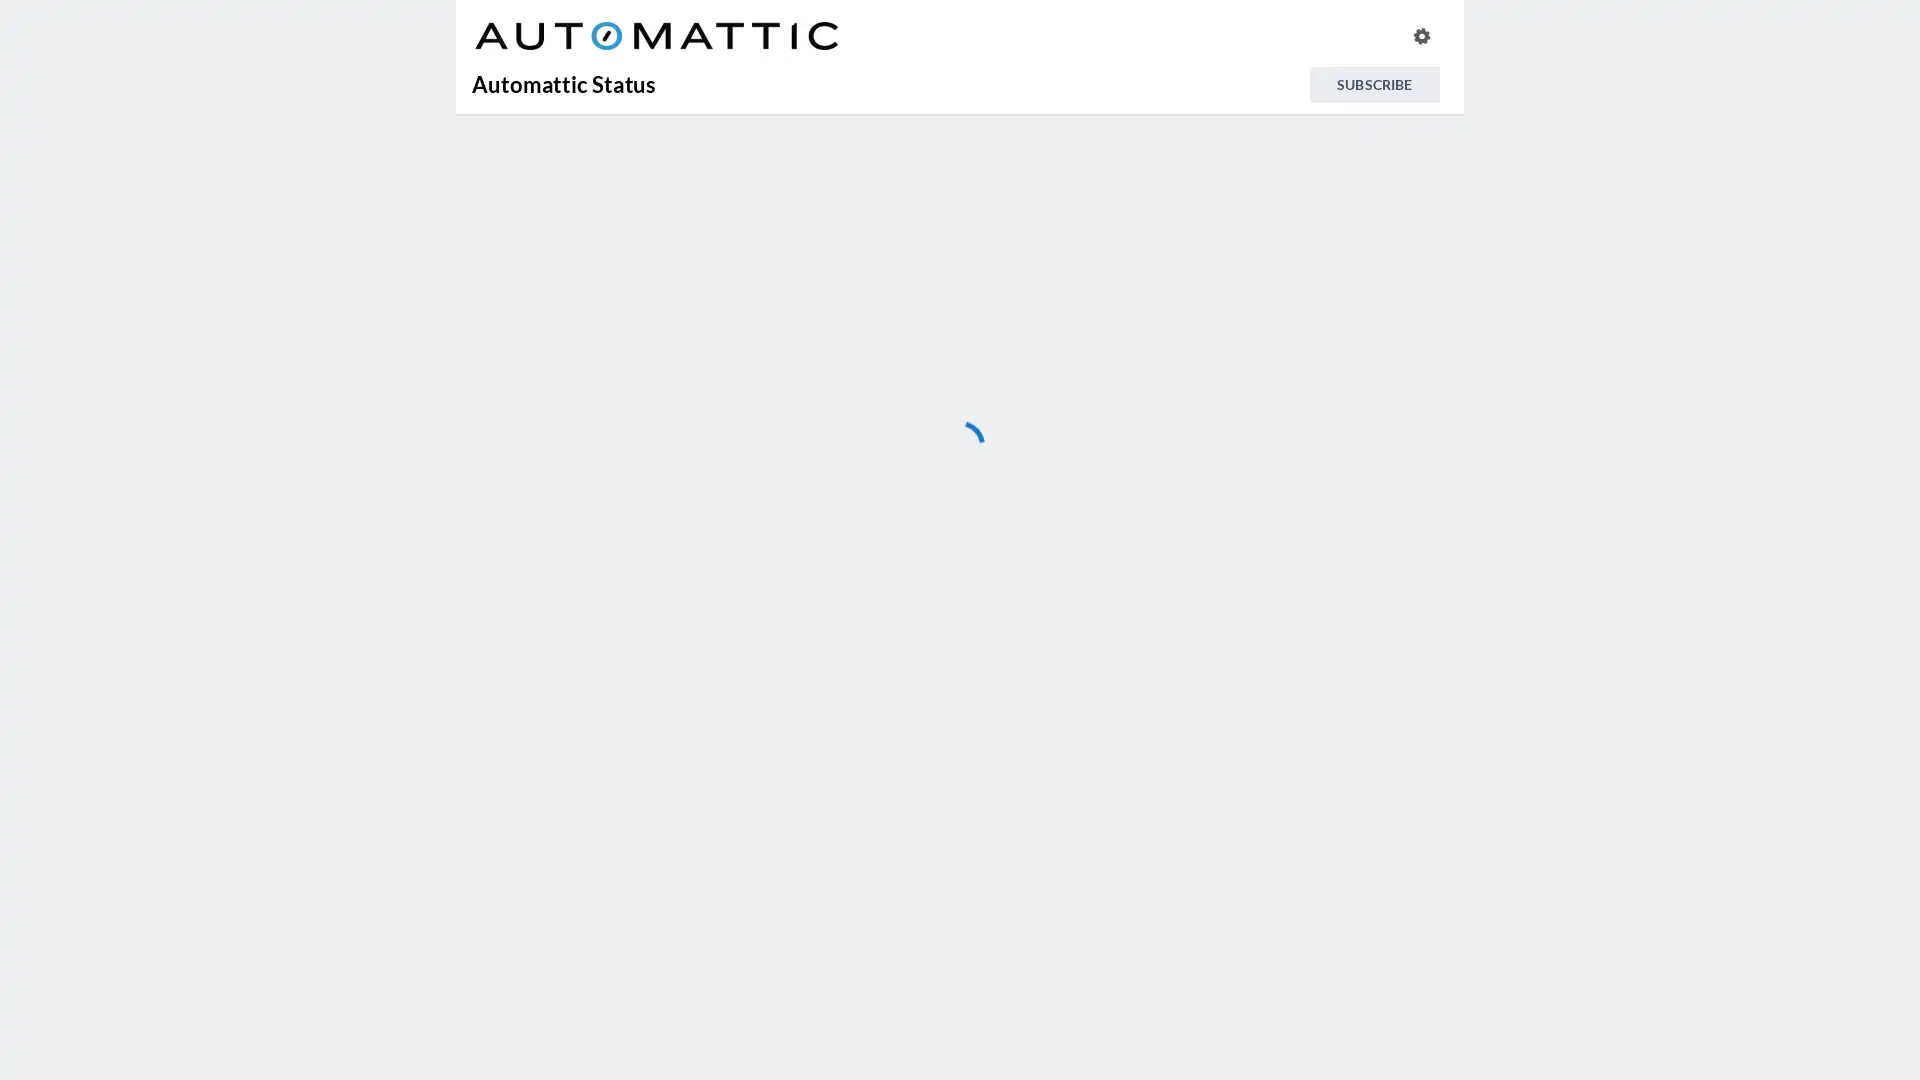 The image size is (1920, 1080). Describe the element at coordinates (838, 787) in the screenshot. I see `Jetpack Stats Response Time : 53 ms` at that location.